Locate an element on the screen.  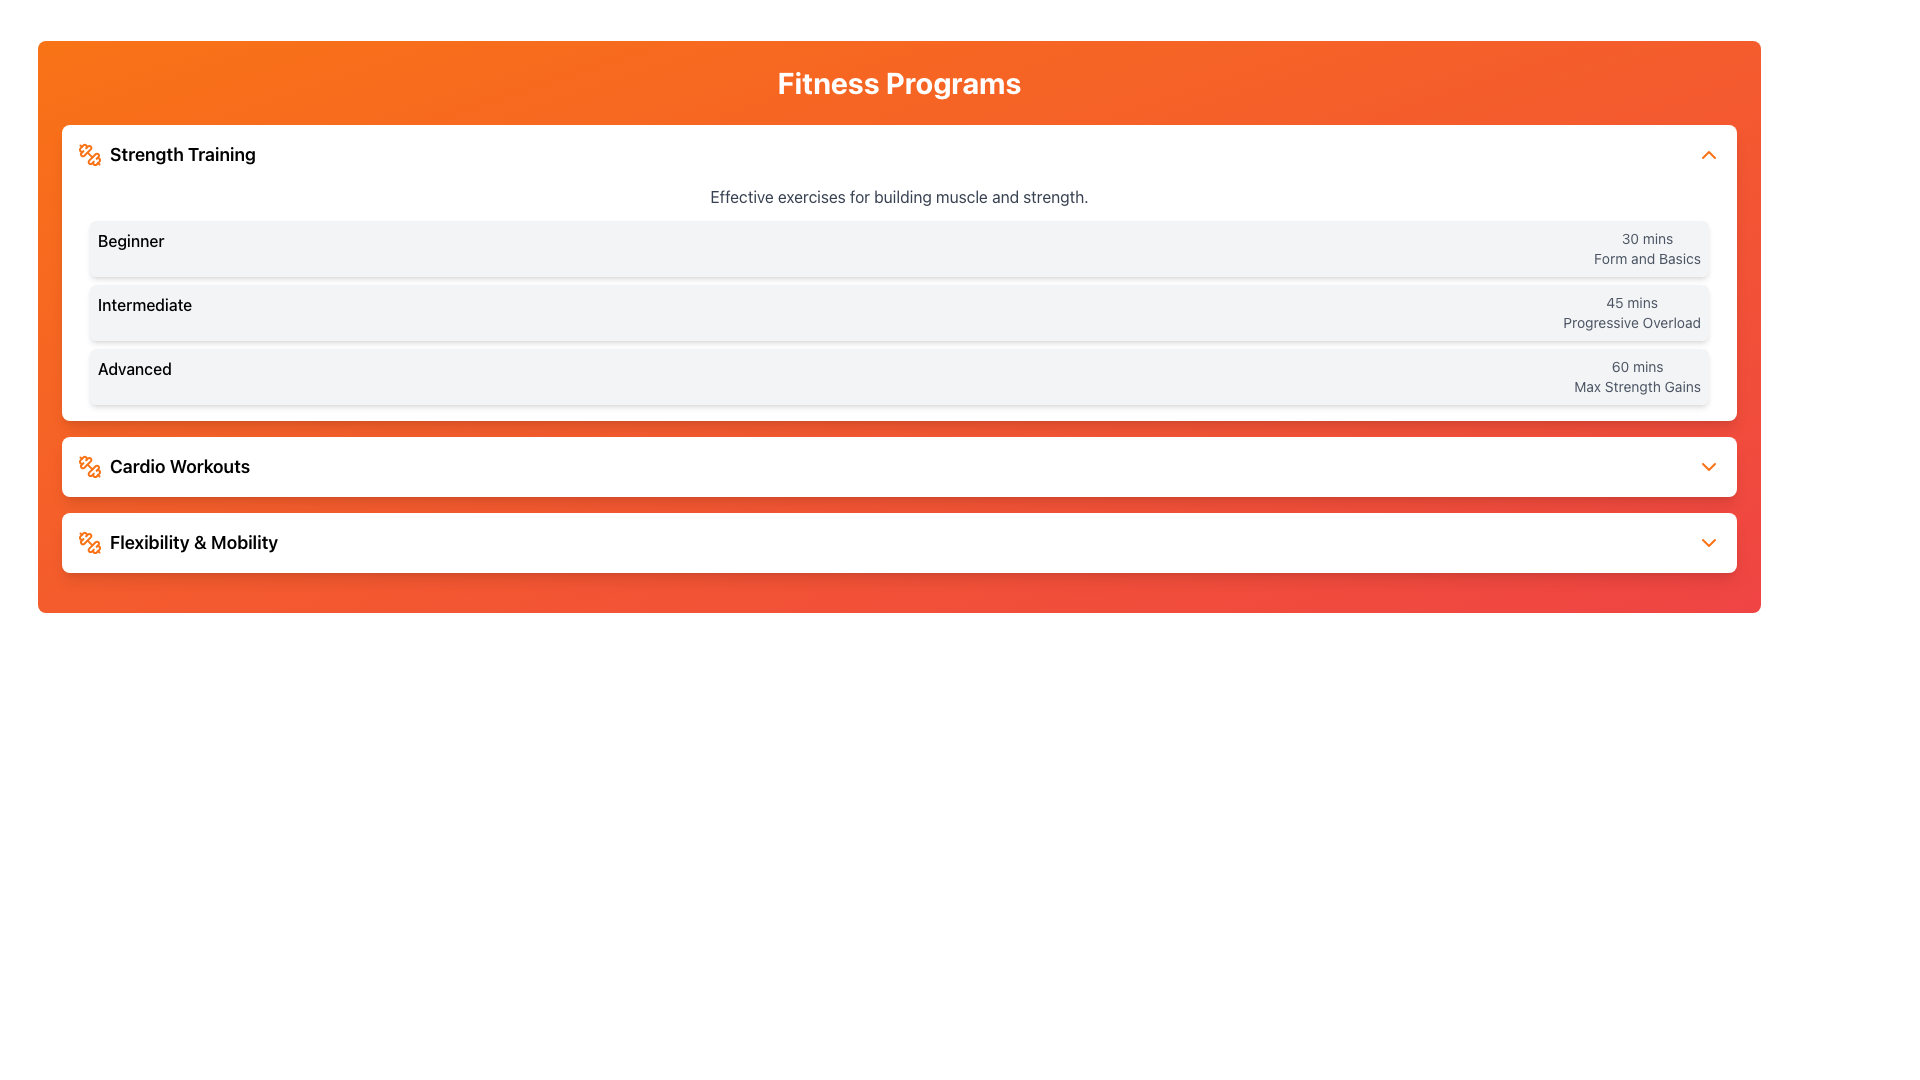
the static text label indicating a duration of '30 minutes', located in the 'Strength Training' section, to the right of 'Form and Basics' is located at coordinates (1647, 238).